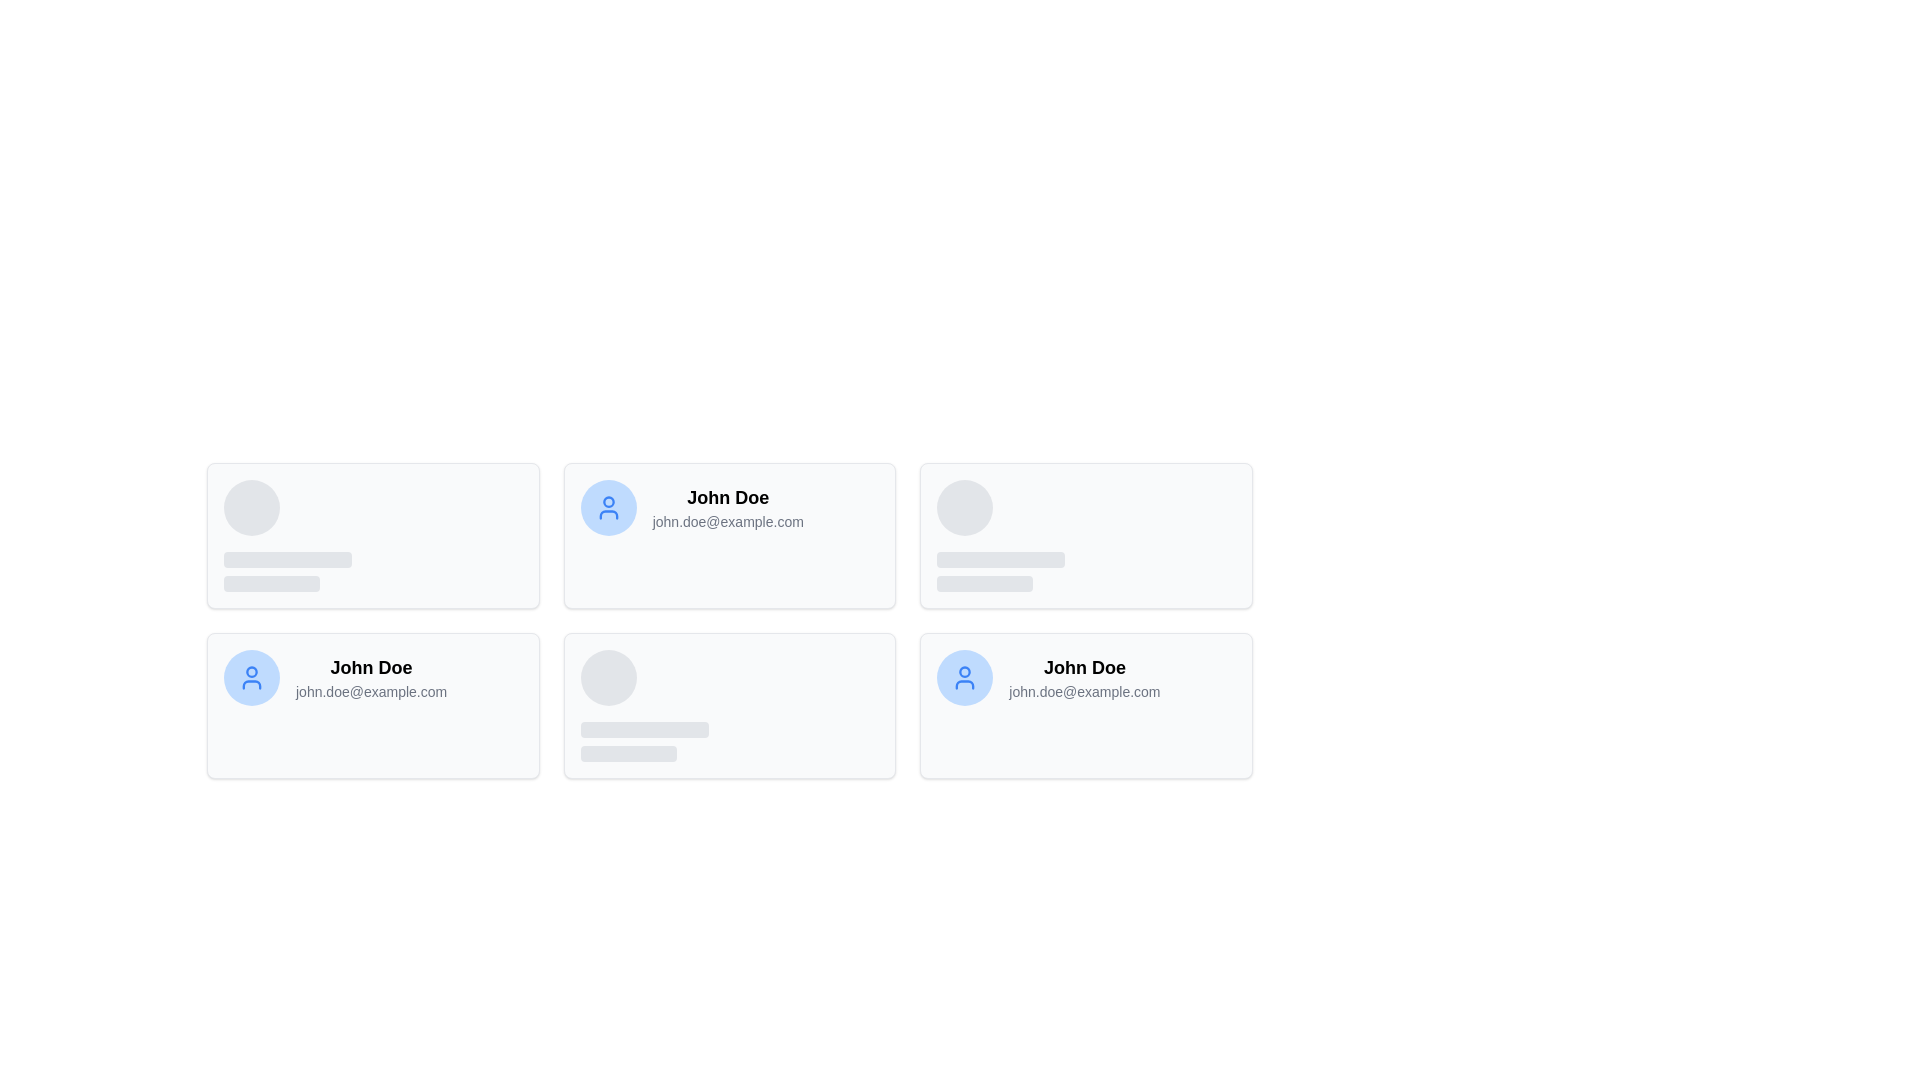 This screenshot has width=1920, height=1080. I want to click on the first thin, horizontal bar with rounded edges, styled in light gray, located in the bottom-right segment of the interface, so click(644, 729).